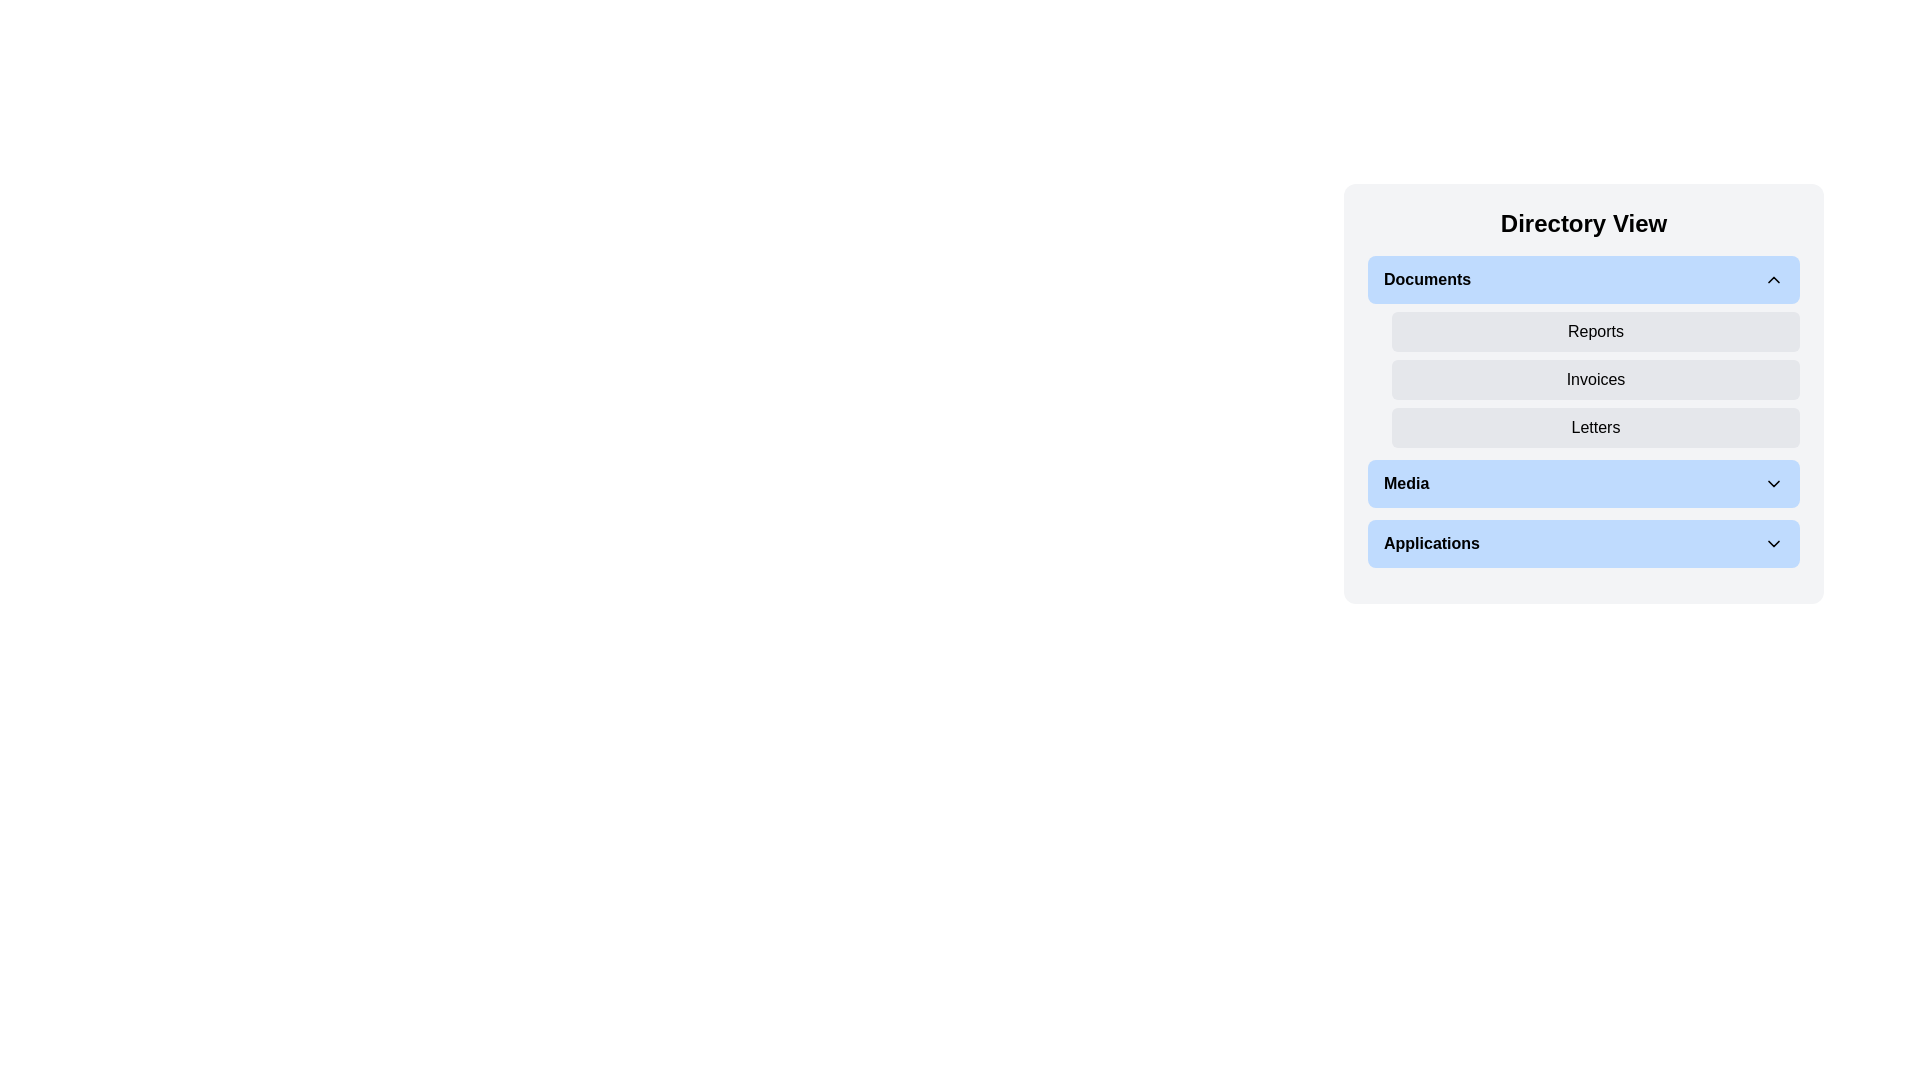 The width and height of the screenshot is (1920, 1080). I want to click on the 'Invoices' button, so click(1583, 393).